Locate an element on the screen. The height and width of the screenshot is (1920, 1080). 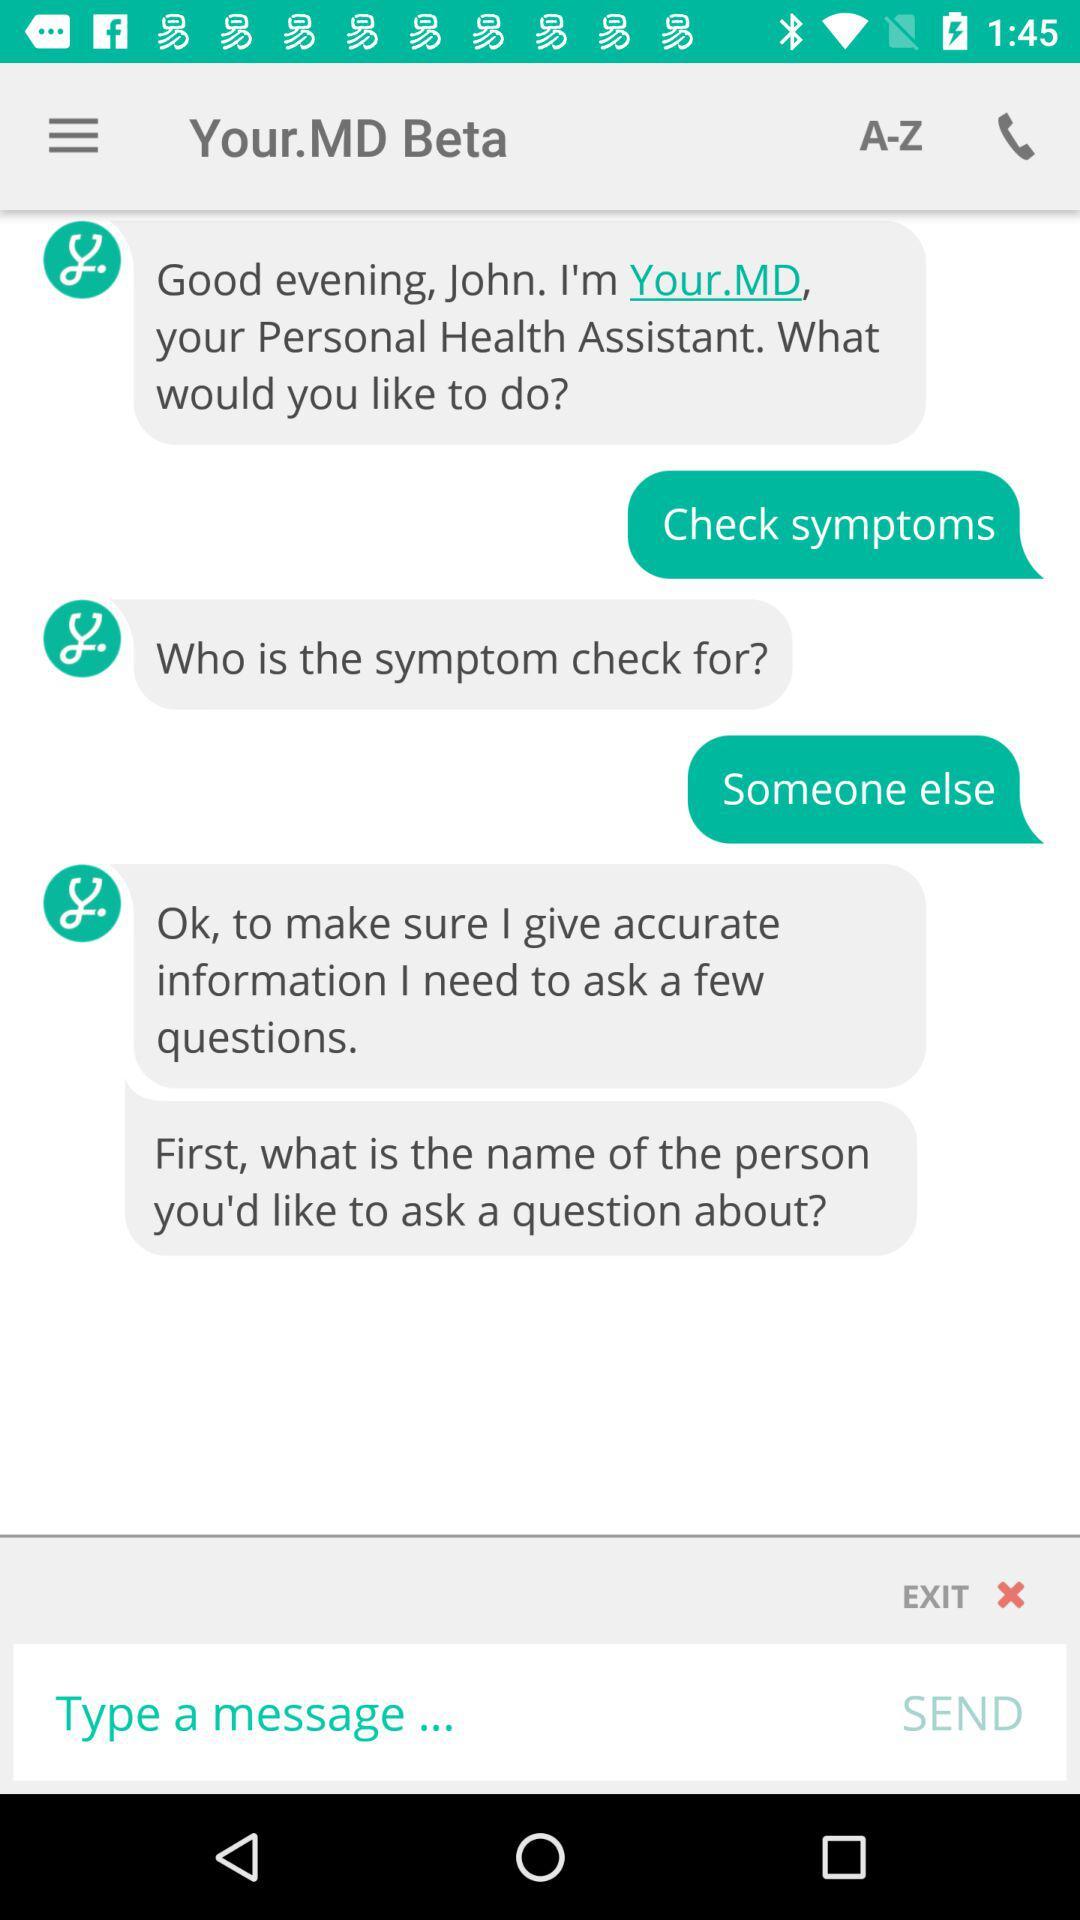
the someone else icon is located at coordinates (864, 786).